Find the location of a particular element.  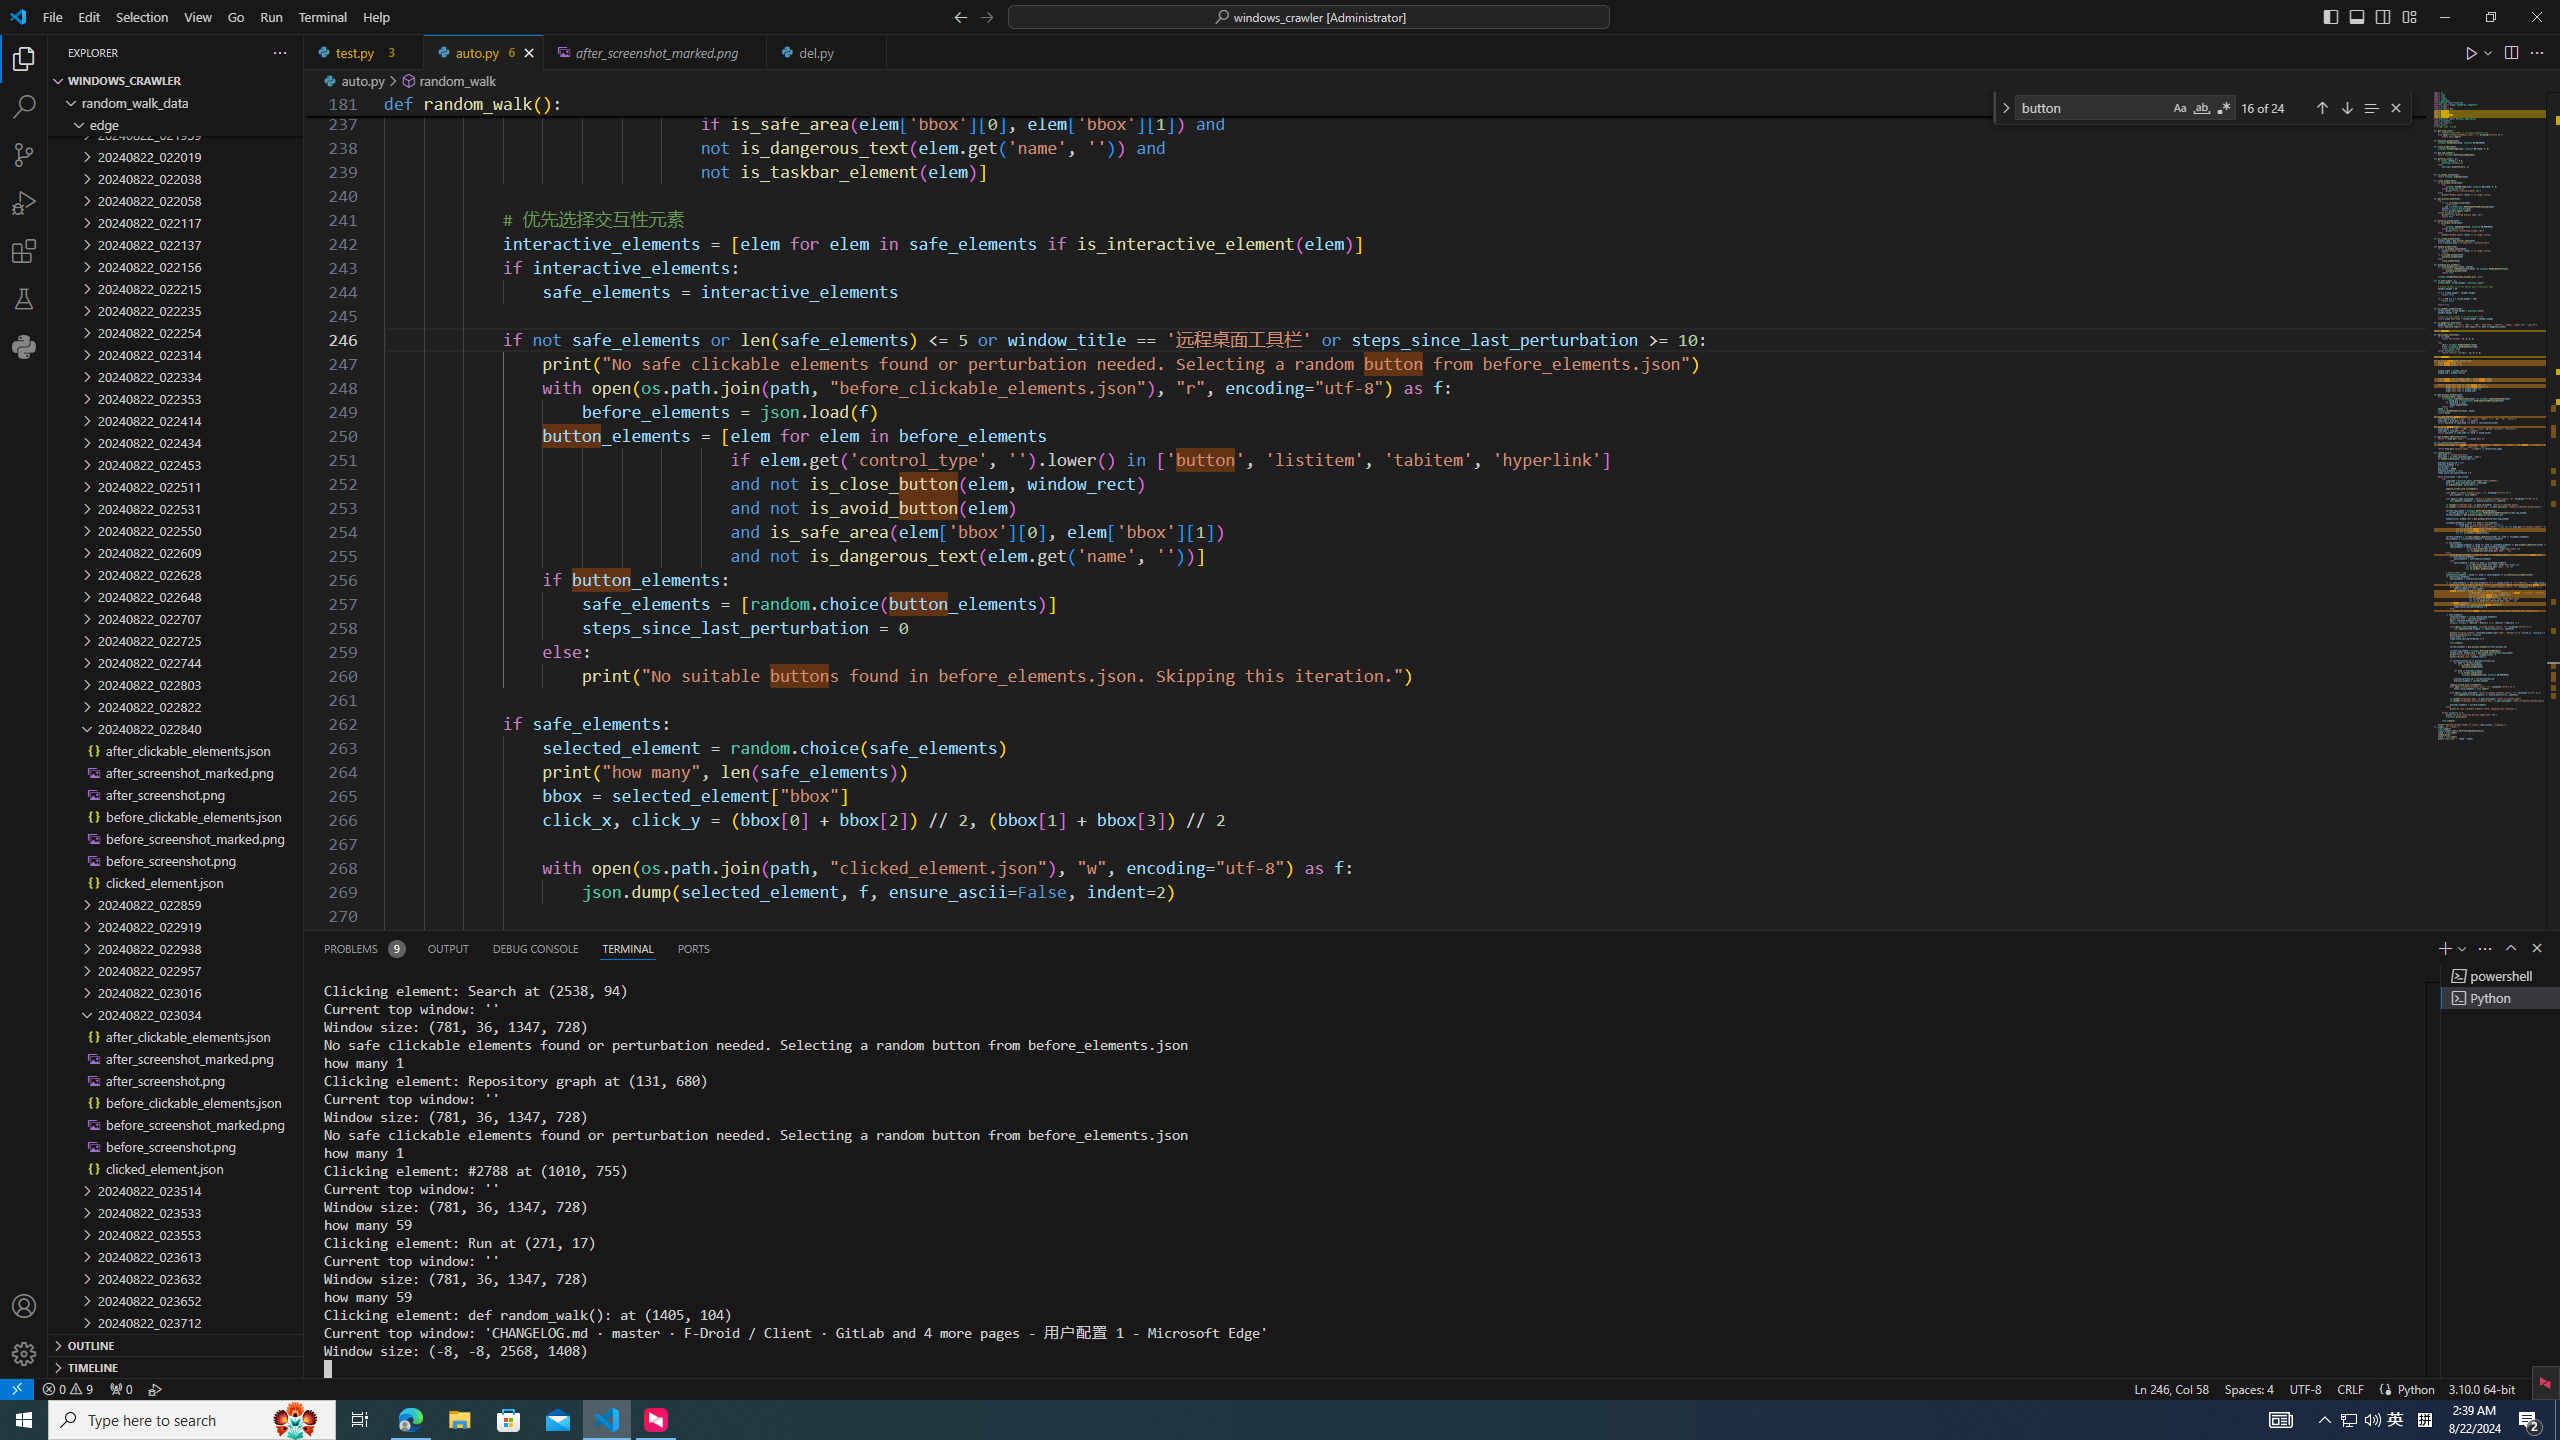

'View' is located at coordinates (197, 16).